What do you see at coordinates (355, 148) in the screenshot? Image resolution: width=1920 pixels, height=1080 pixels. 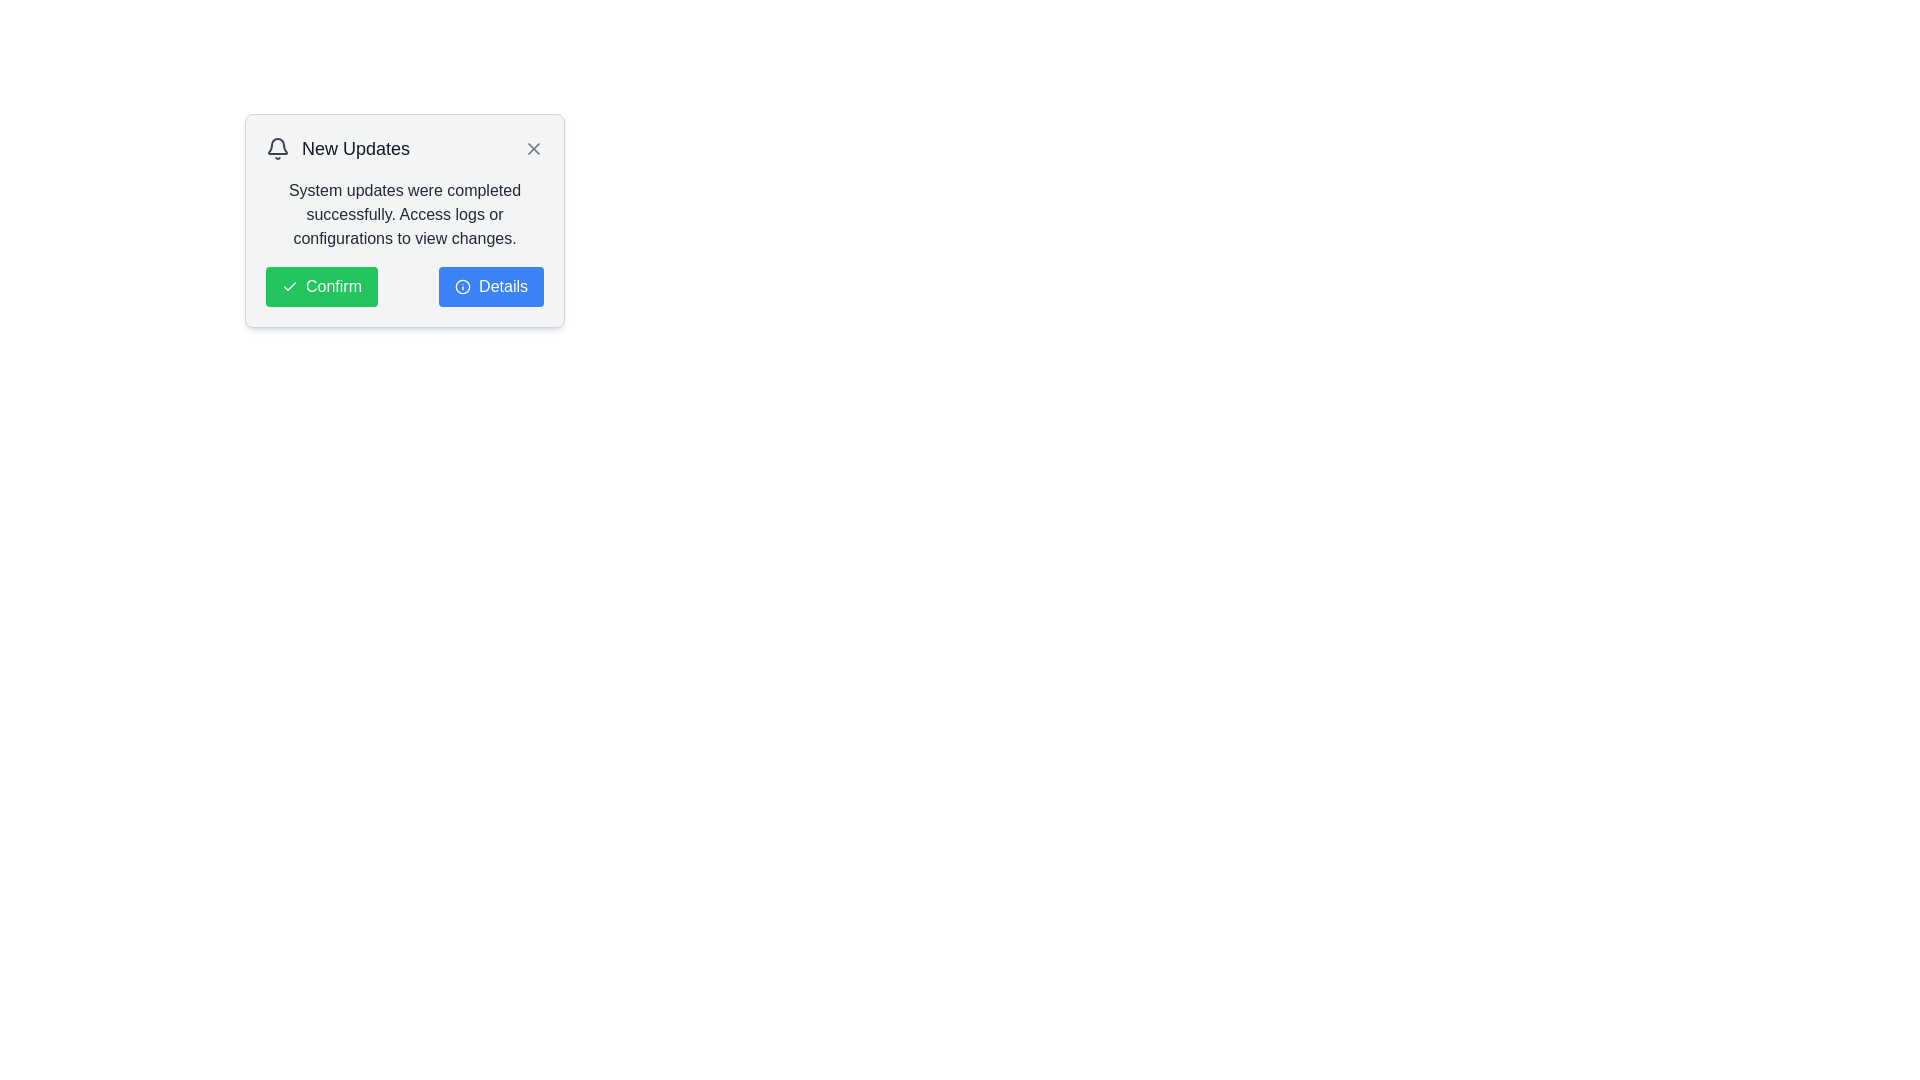 I see `the 'New Updates' text label, which is styled with a medium font weight and gray color, positioned next to a bell icon in the modal window` at bounding box center [355, 148].